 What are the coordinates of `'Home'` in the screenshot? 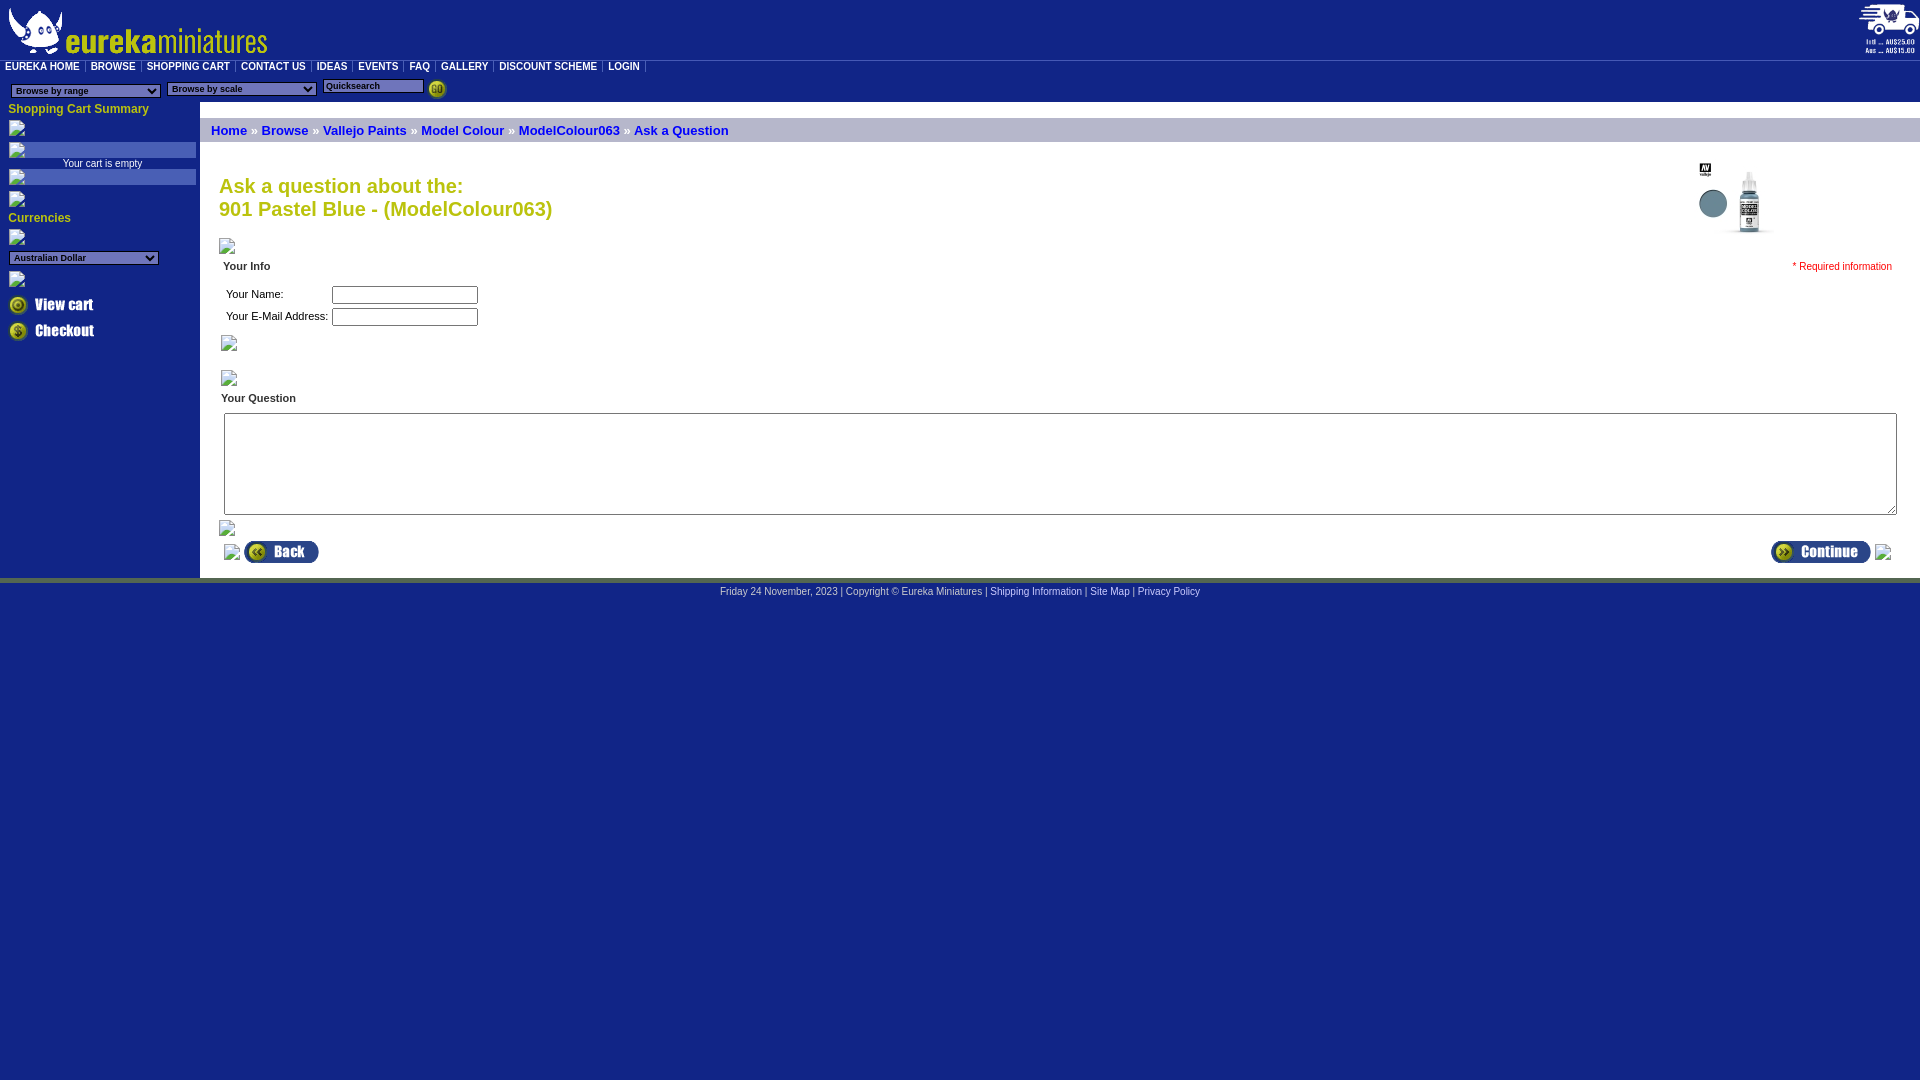 It's located at (229, 129).